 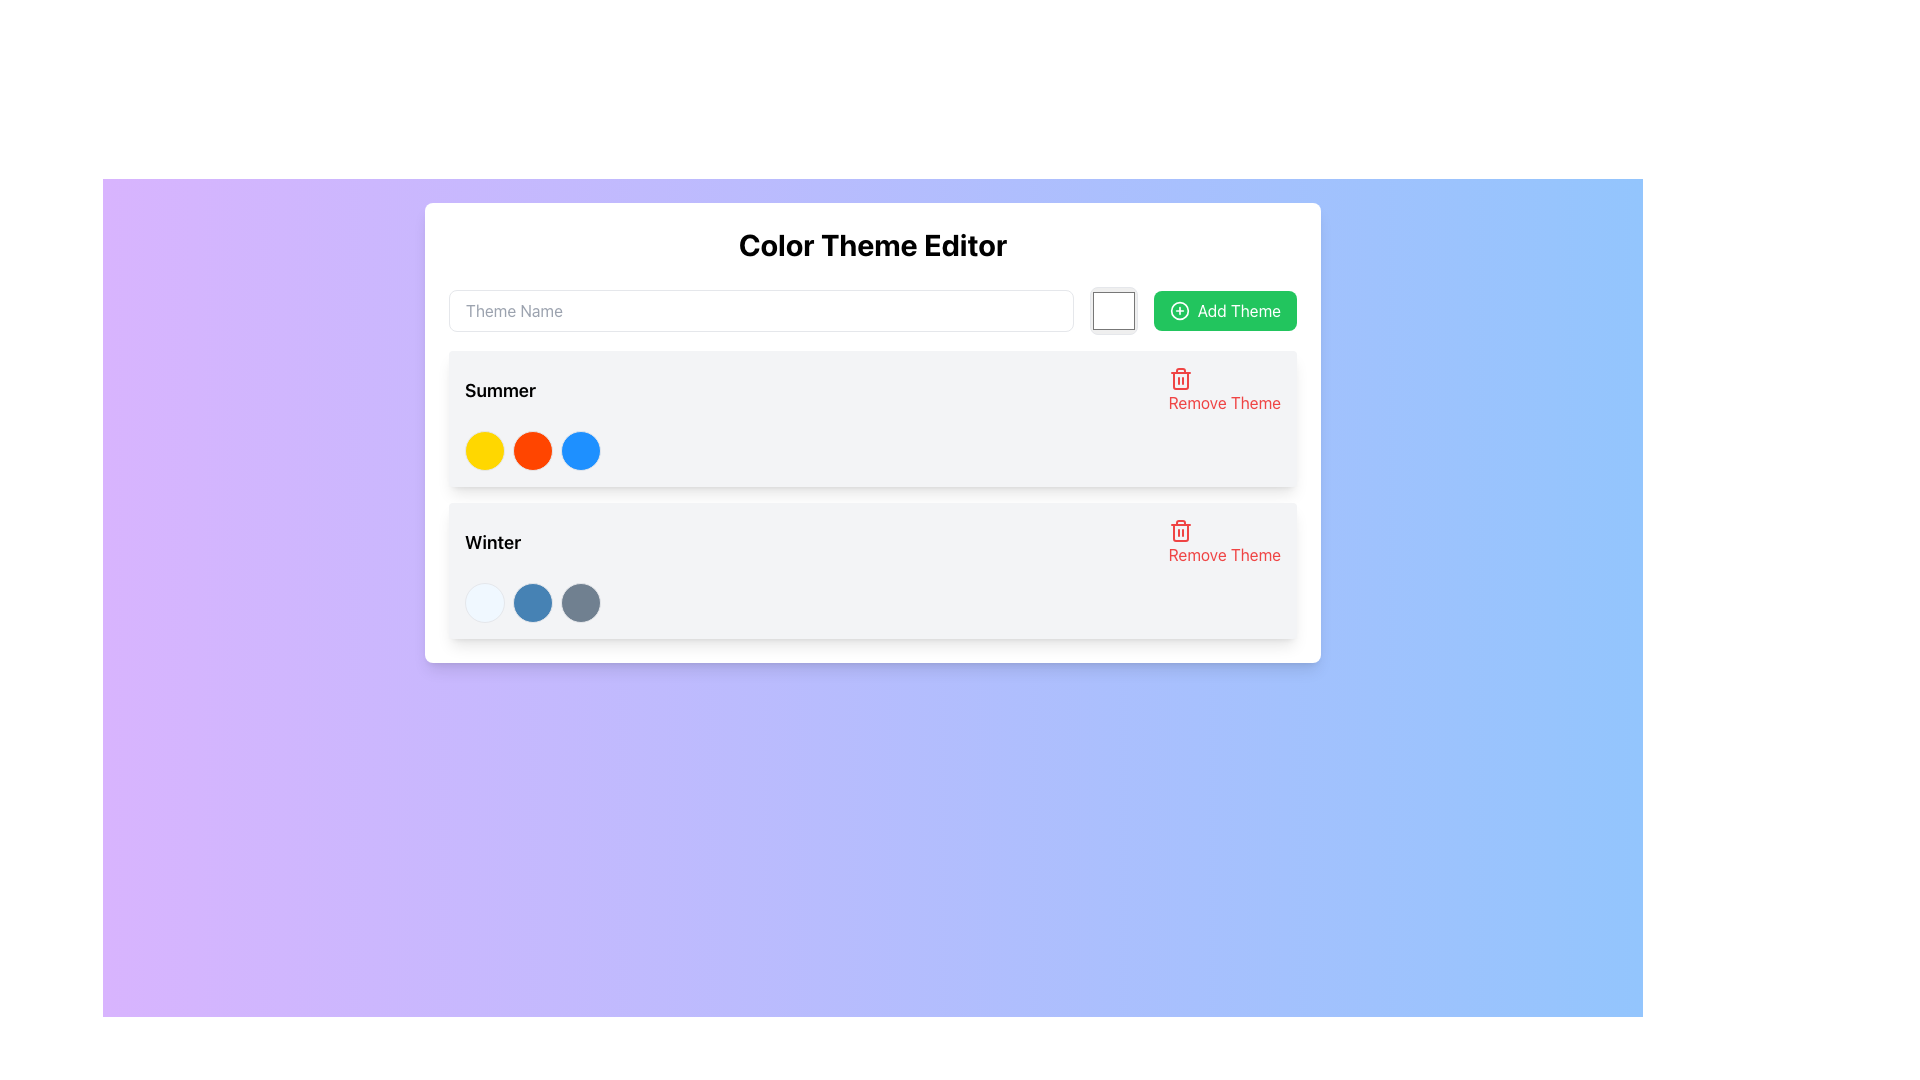 What do you see at coordinates (484, 451) in the screenshot?
I see `the first yellow circular color indicator in the 'Summer' theme selector` at bounding box center [484, 451].